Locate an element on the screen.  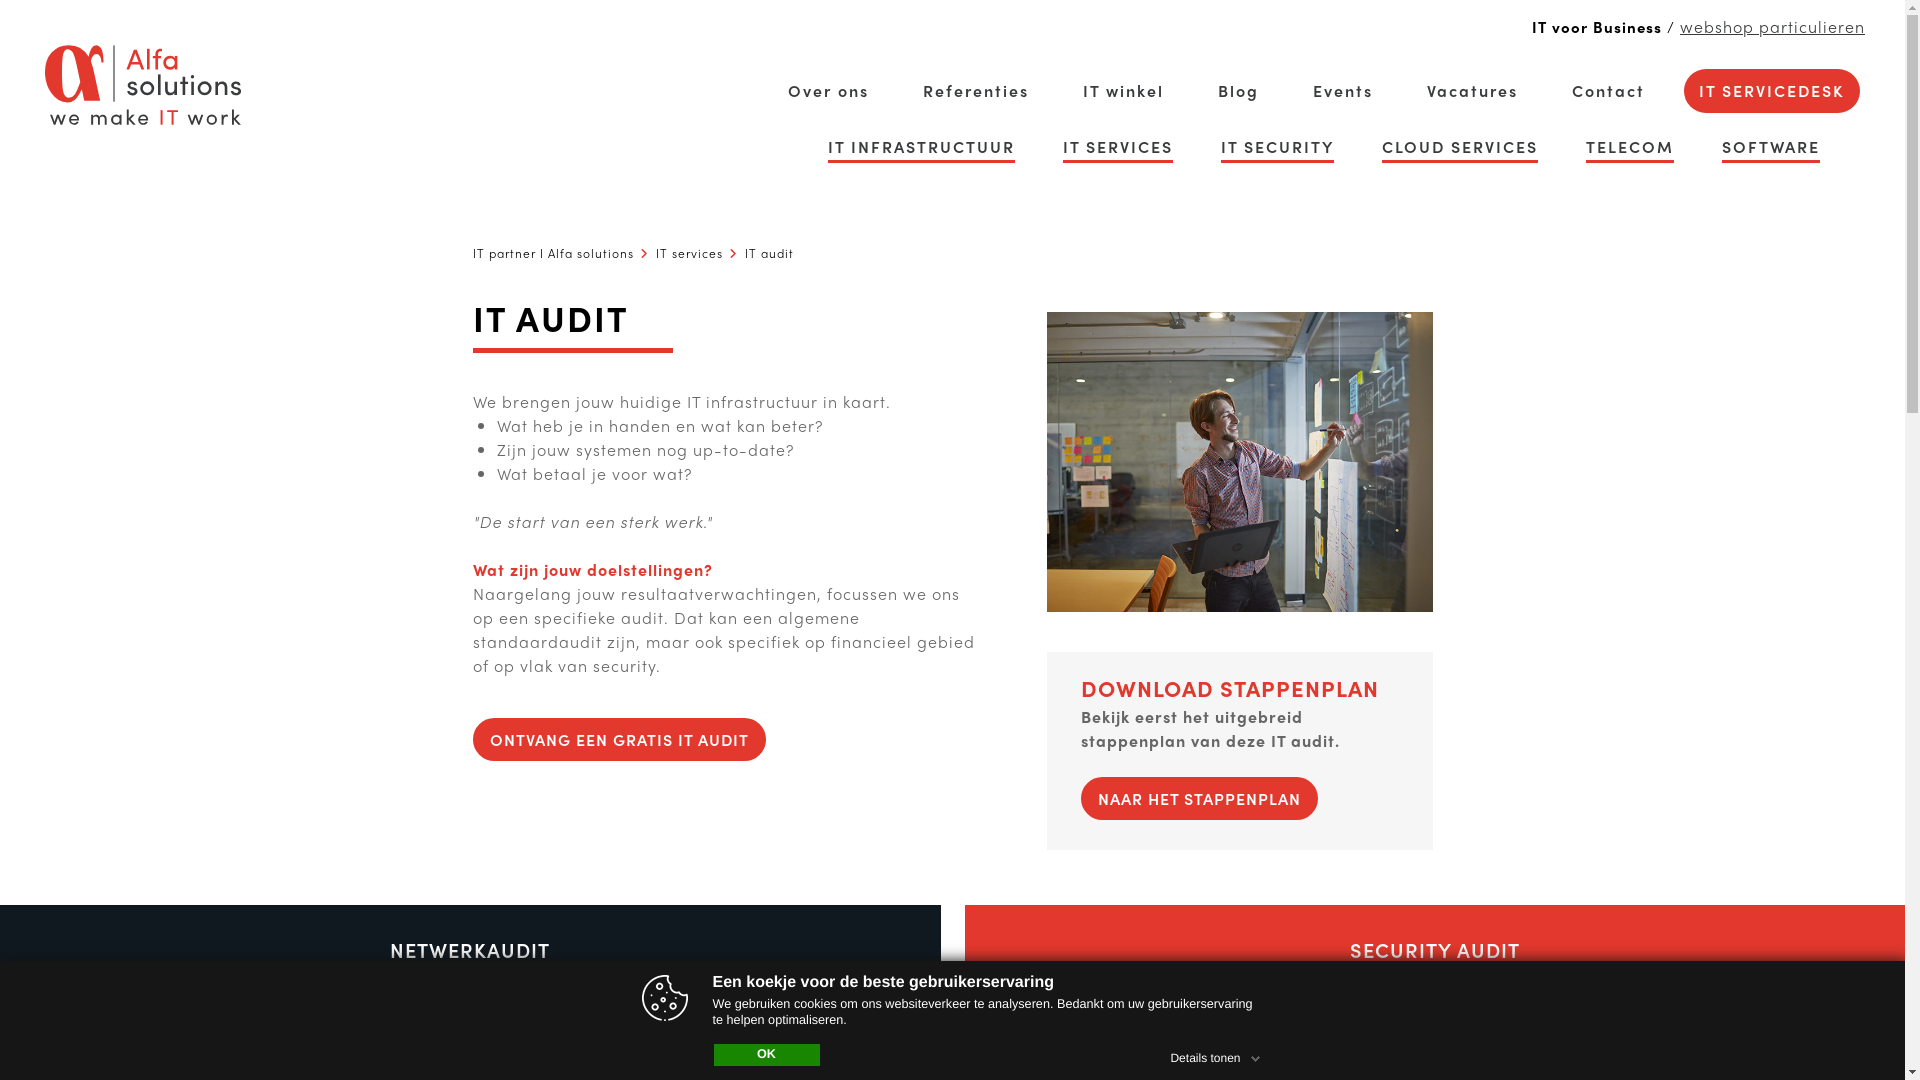
'IT partner I Alfa solutions' is located at coordinates (470, 252).